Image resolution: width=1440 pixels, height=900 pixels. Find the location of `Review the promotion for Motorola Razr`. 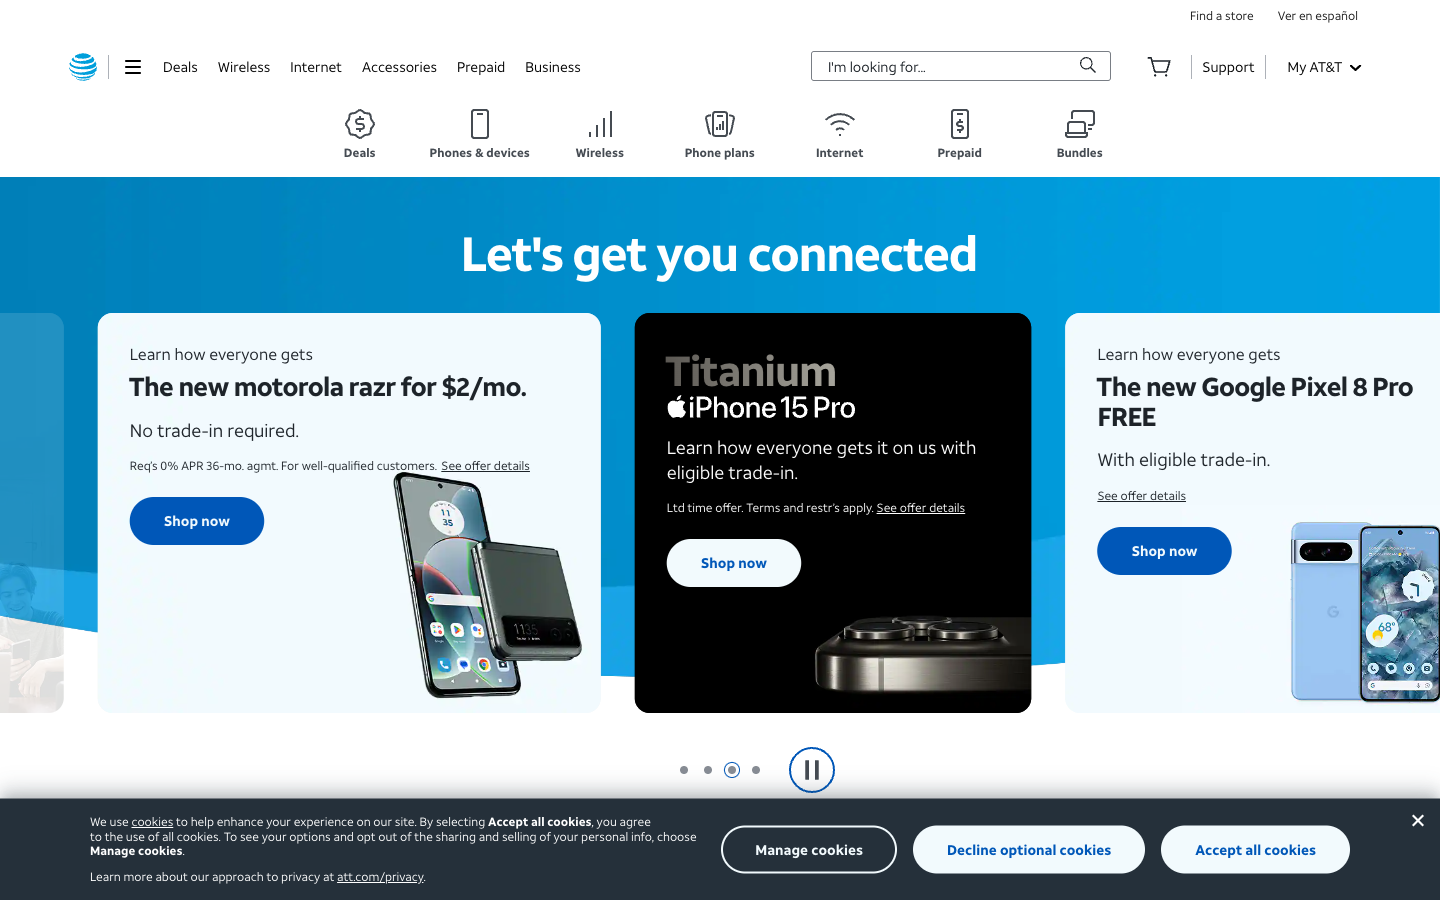

Review the promotion for Motorola Razr is located at coordinates (189, 537).